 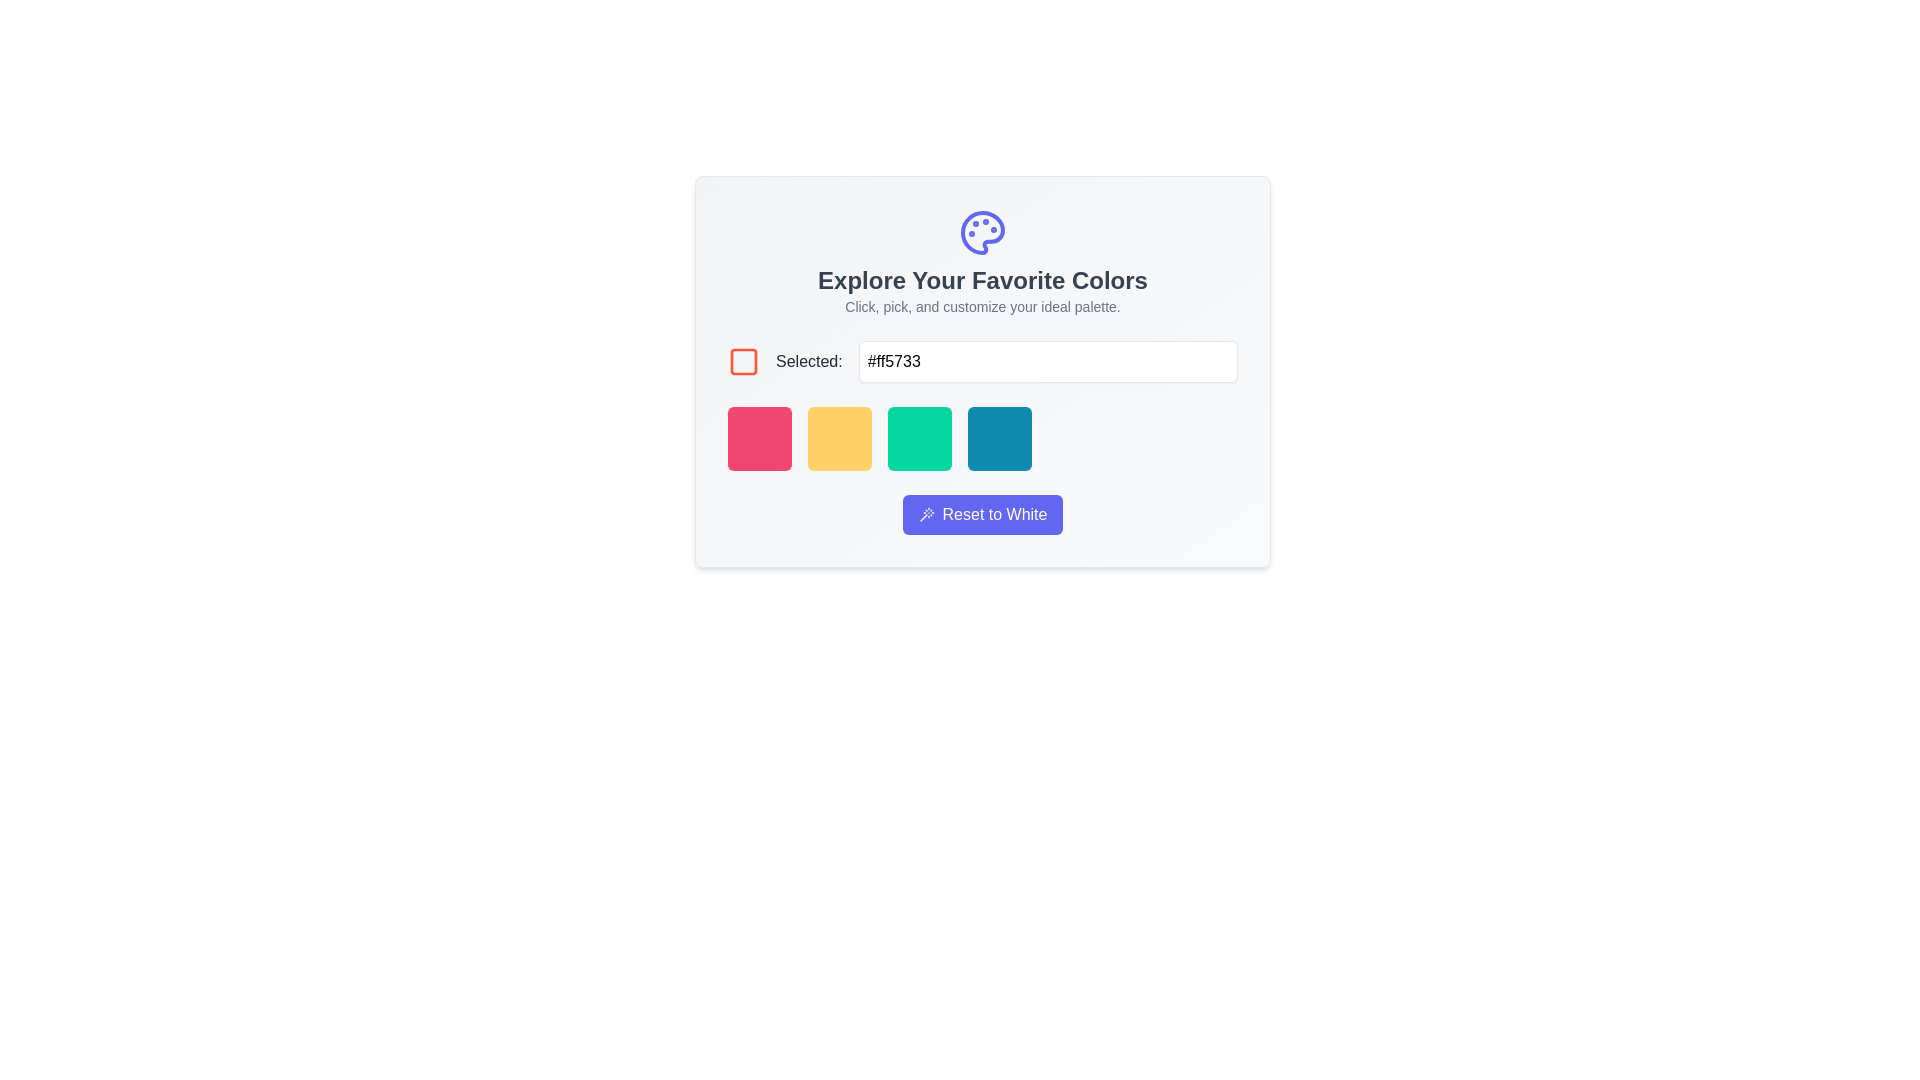 I want to click on properties of the square icon with an orange stroke outline located to the left of the label 'Selected:', so click(x=743, y=362).